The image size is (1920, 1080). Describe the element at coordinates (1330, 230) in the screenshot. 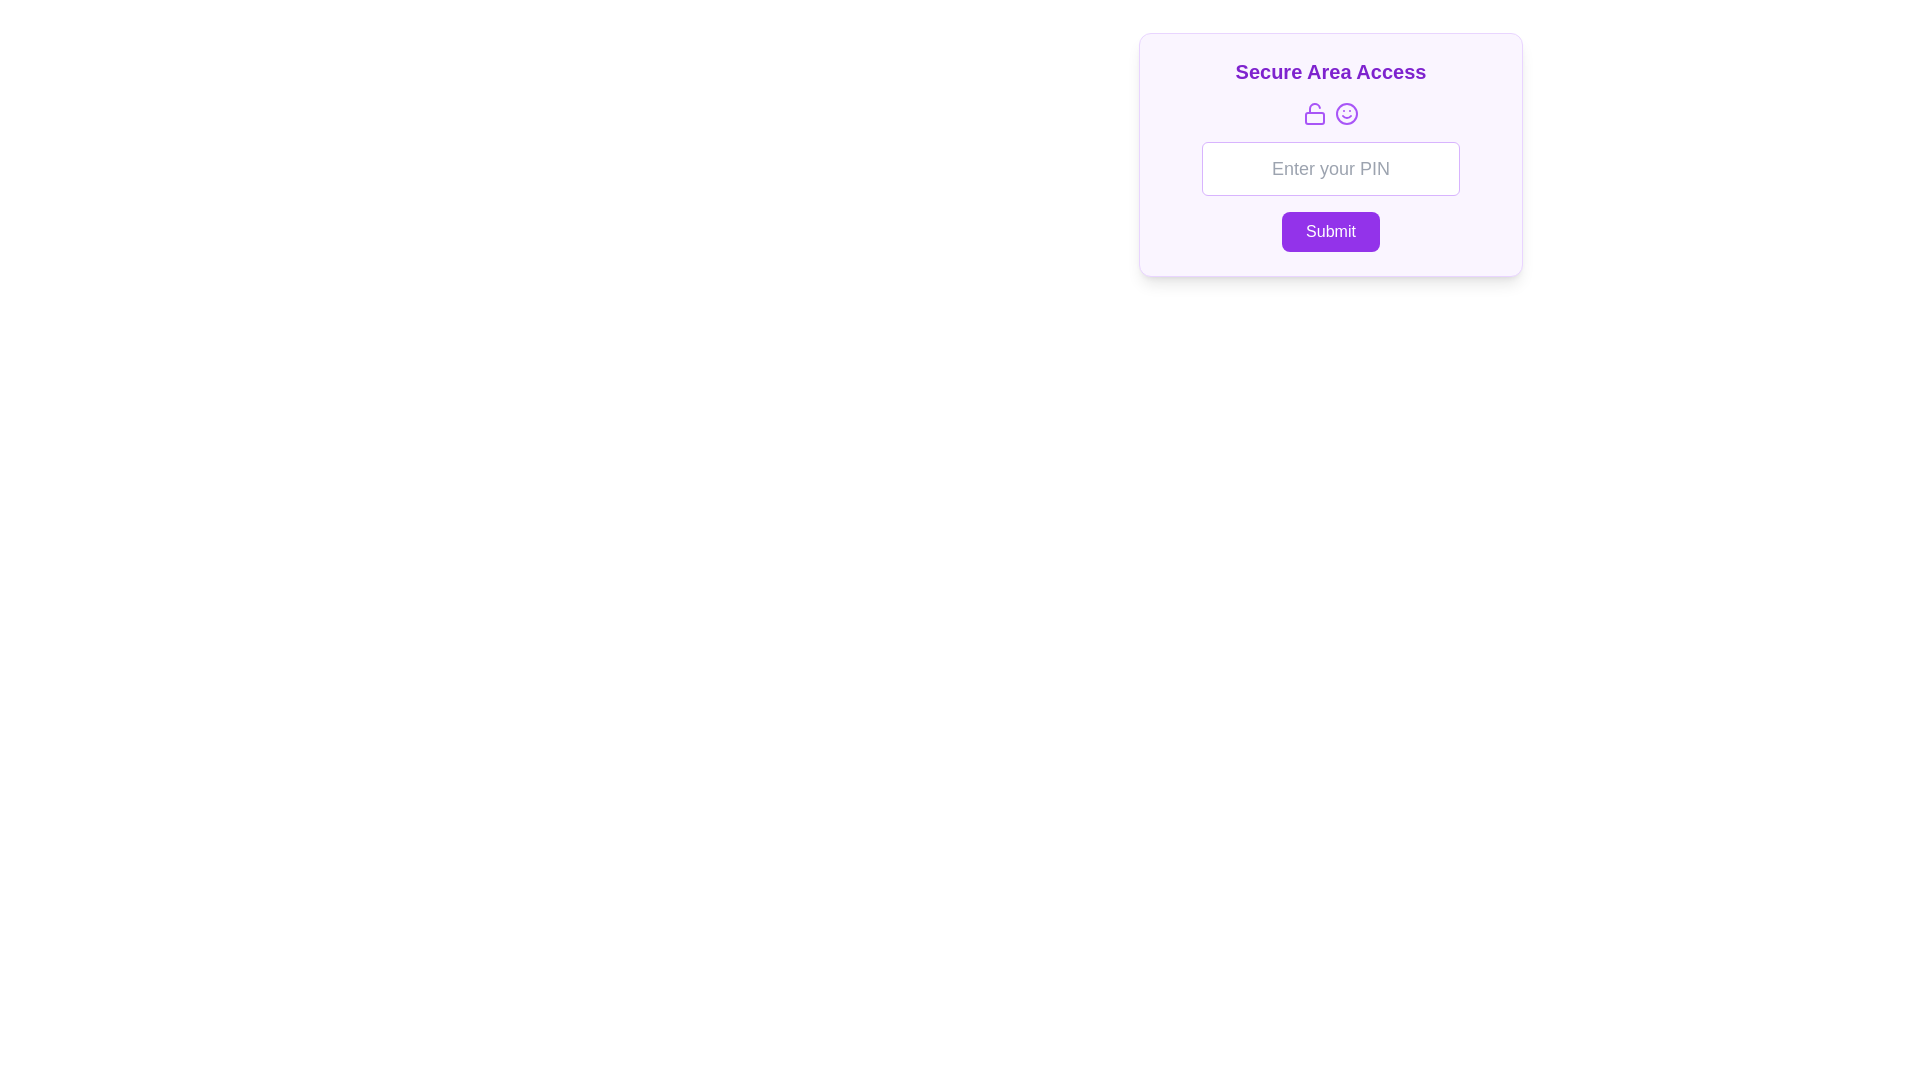

I see `the 'Submit' button with a purple background and rounded corners` at that location.